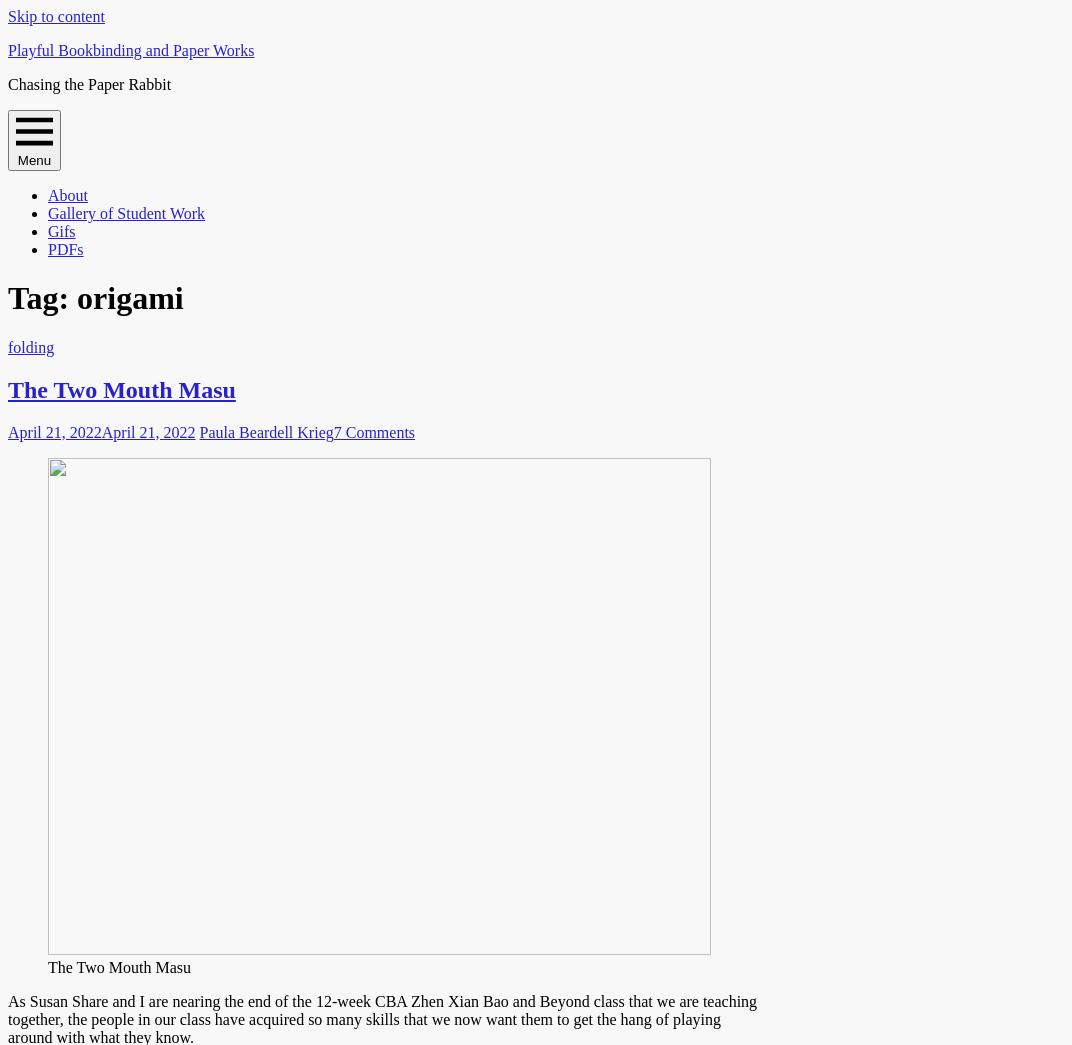  What do you see at coordinates (130, 49) in the screenshot?
I see `'Playful Bookbinding and Paper Works'` at bounding box center [130, 49].